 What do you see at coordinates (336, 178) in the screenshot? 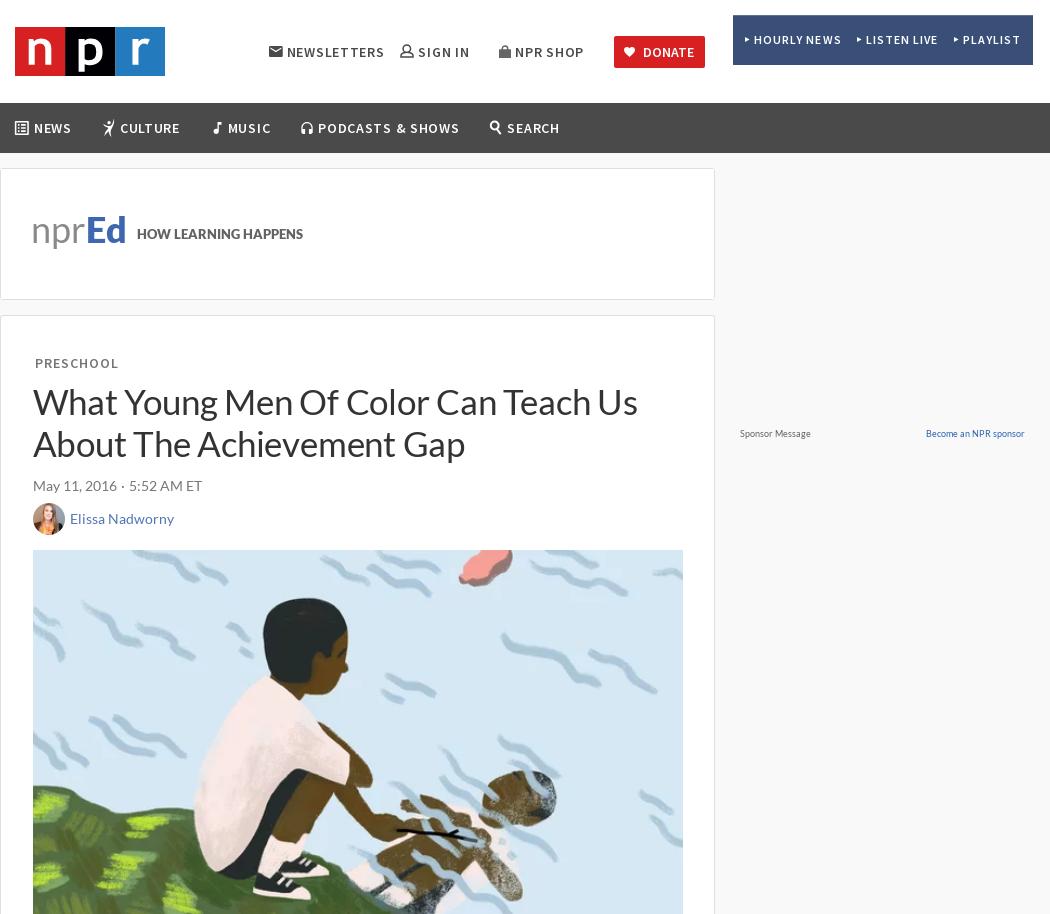
I see `'Daily'` at bounding box center [336, 178].